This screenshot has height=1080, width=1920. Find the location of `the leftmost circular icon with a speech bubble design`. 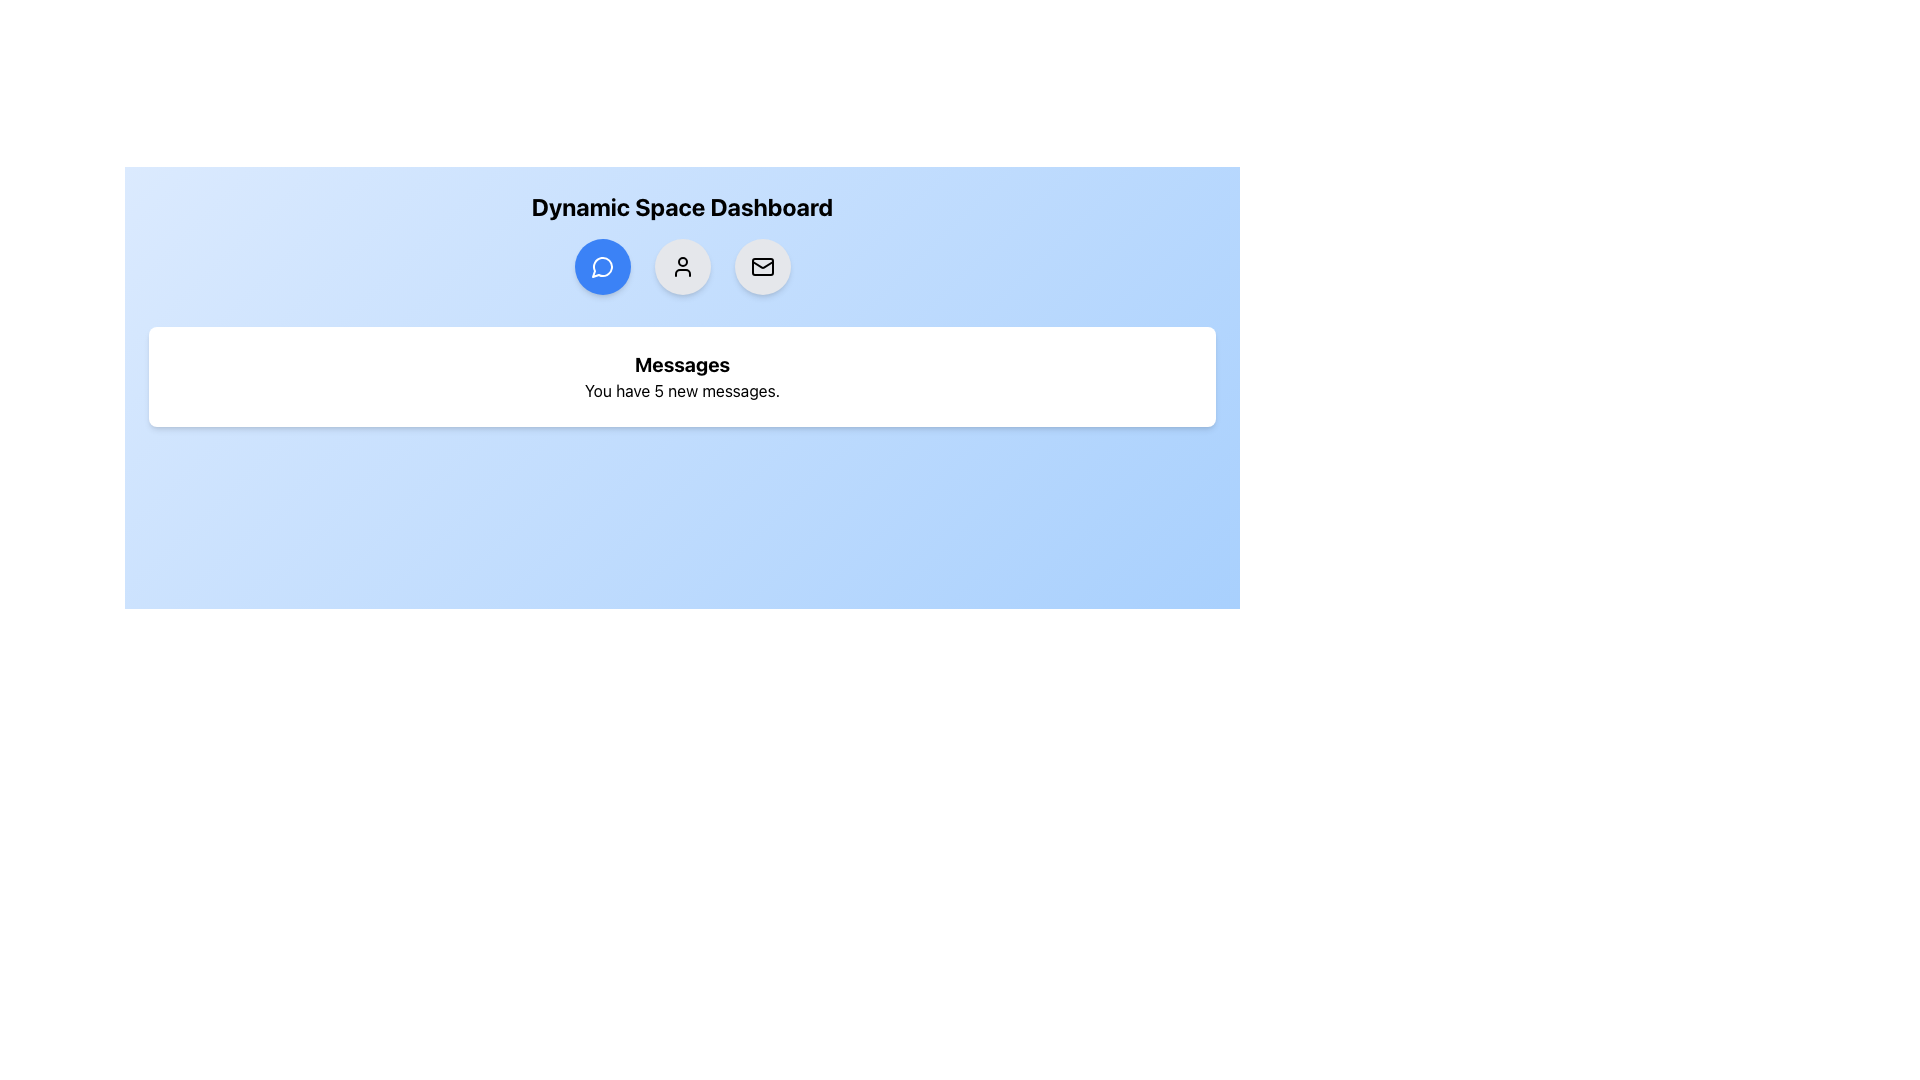

the leftmost circular icon with a speech bubble design is located at coordinates (601, 265).